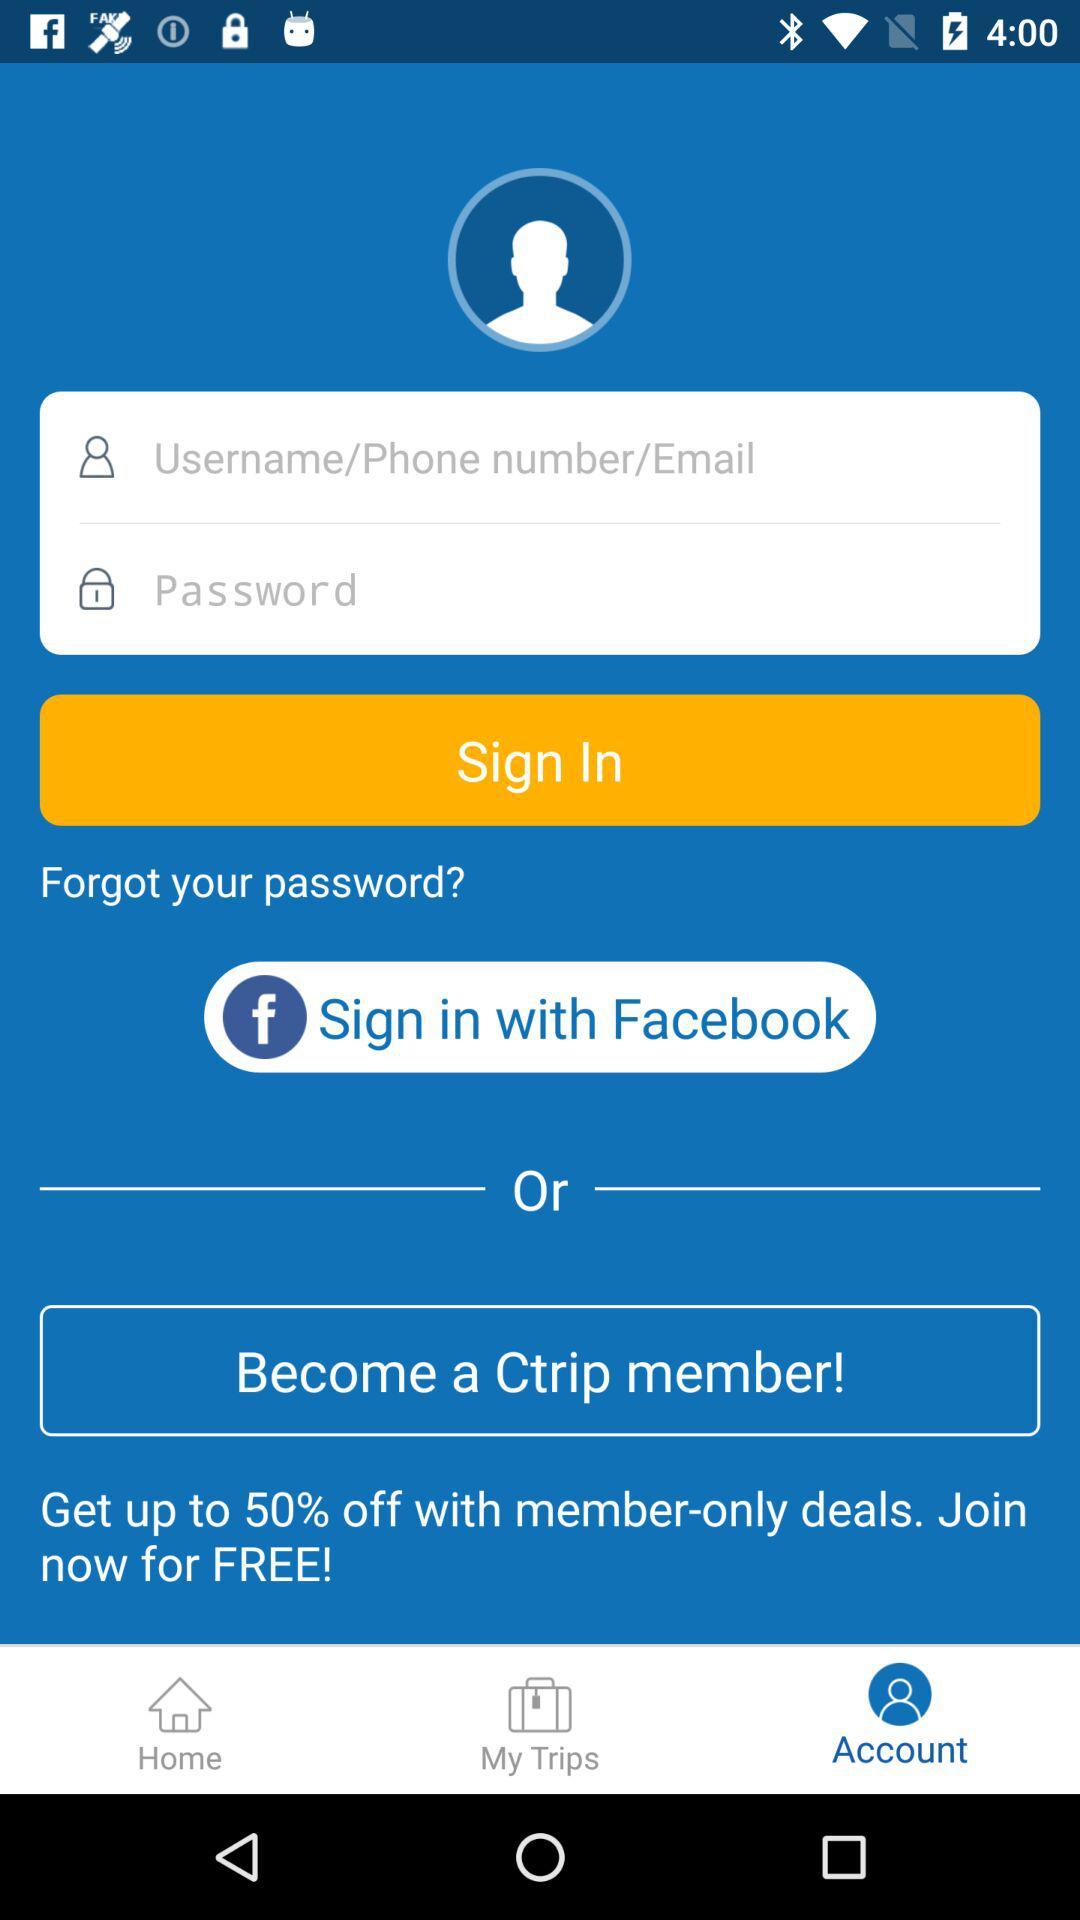 Image resolution: width=1080 pixels, height=1920 pixels. Describe the element at coordinates (540, 456) in the screenshot. I see `username` at that location.